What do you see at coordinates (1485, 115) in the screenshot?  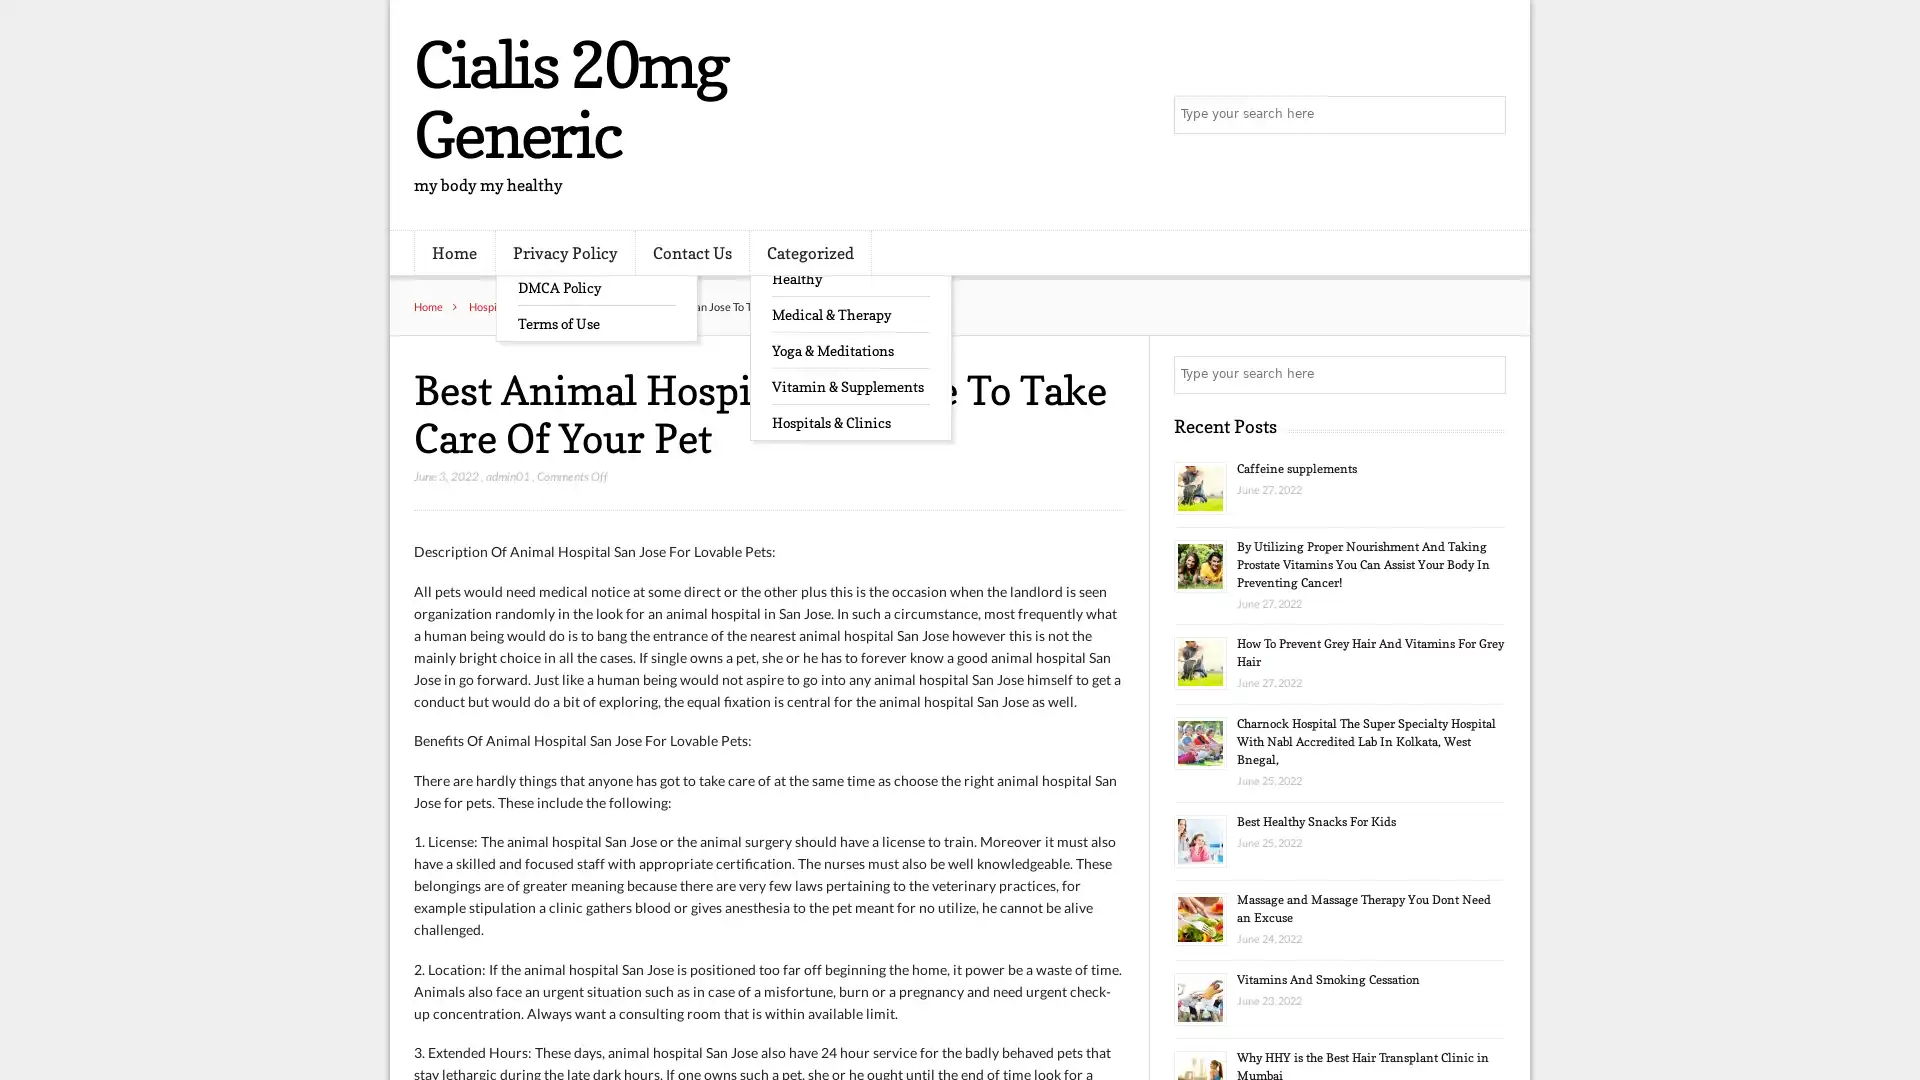 I see `Search` at bounding box center [1485, 115].